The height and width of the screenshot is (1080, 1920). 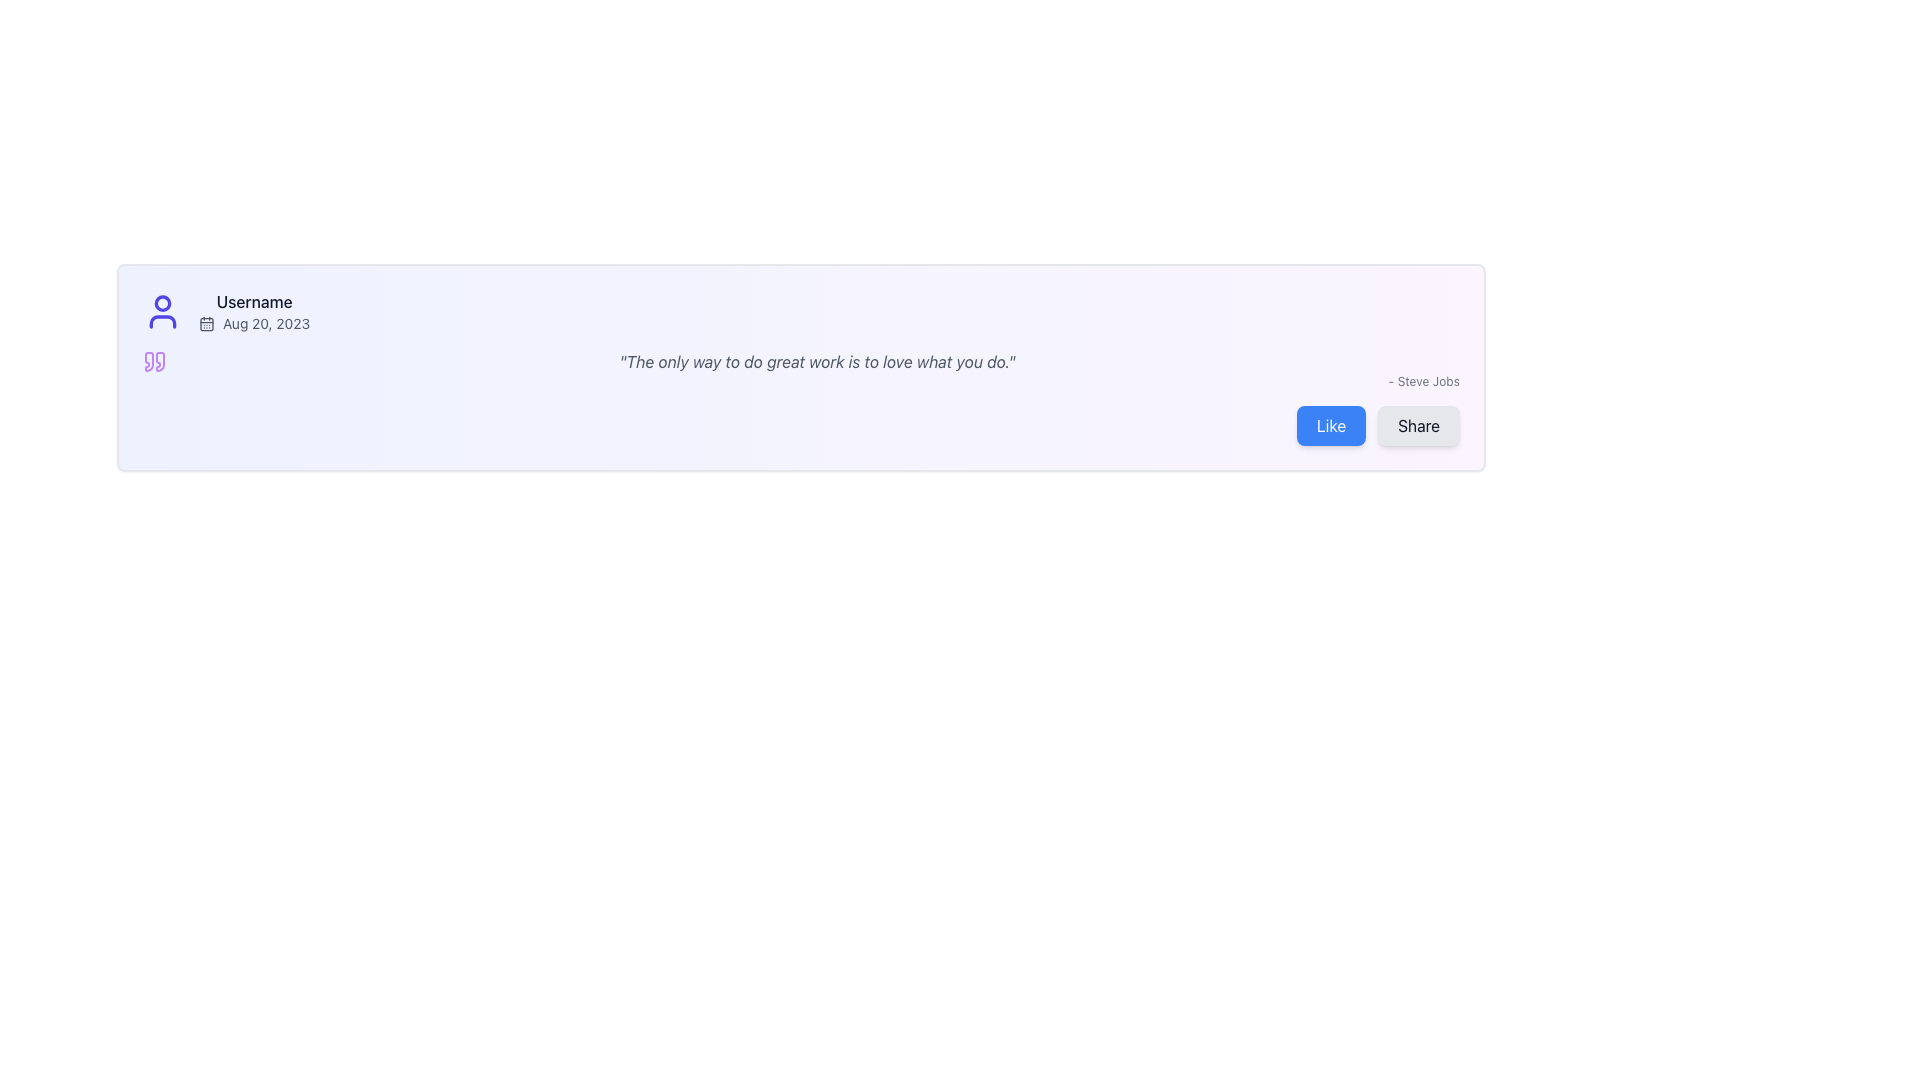 What do you see at coordinates (1330, 424) in the screenshot?
I see `the 'Like' button located at the bottom-right section of the user post card, which has a blue background and white text` at bounding box center [1330, 424].